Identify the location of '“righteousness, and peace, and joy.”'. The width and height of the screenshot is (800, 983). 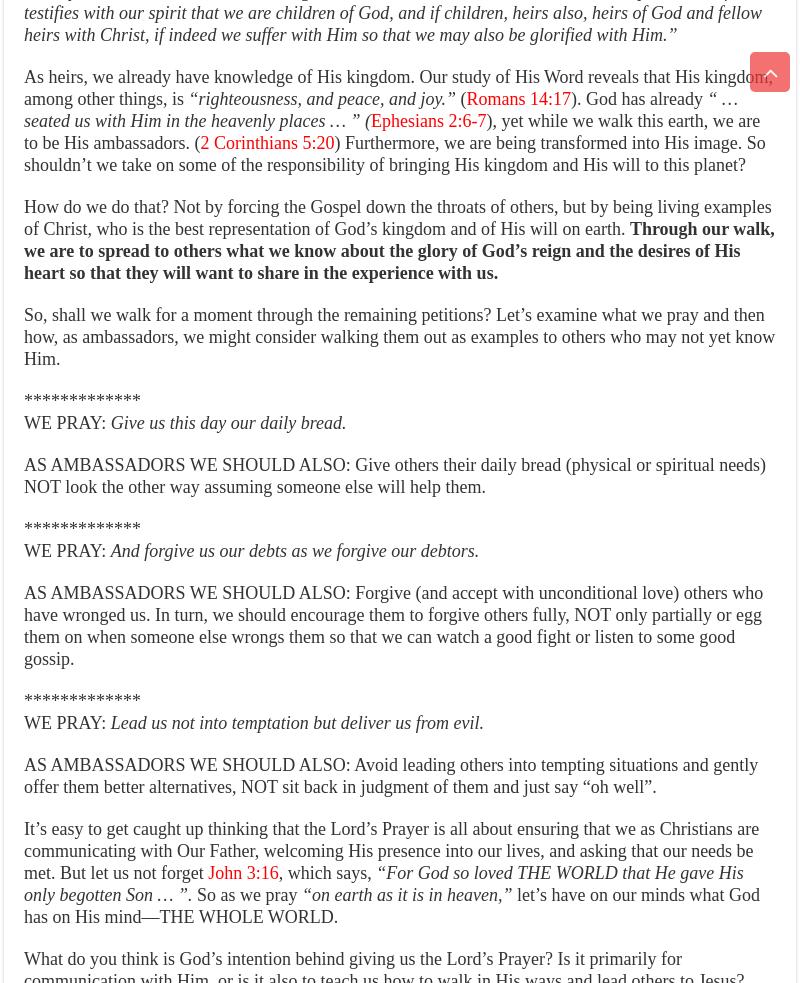
(319, 97).